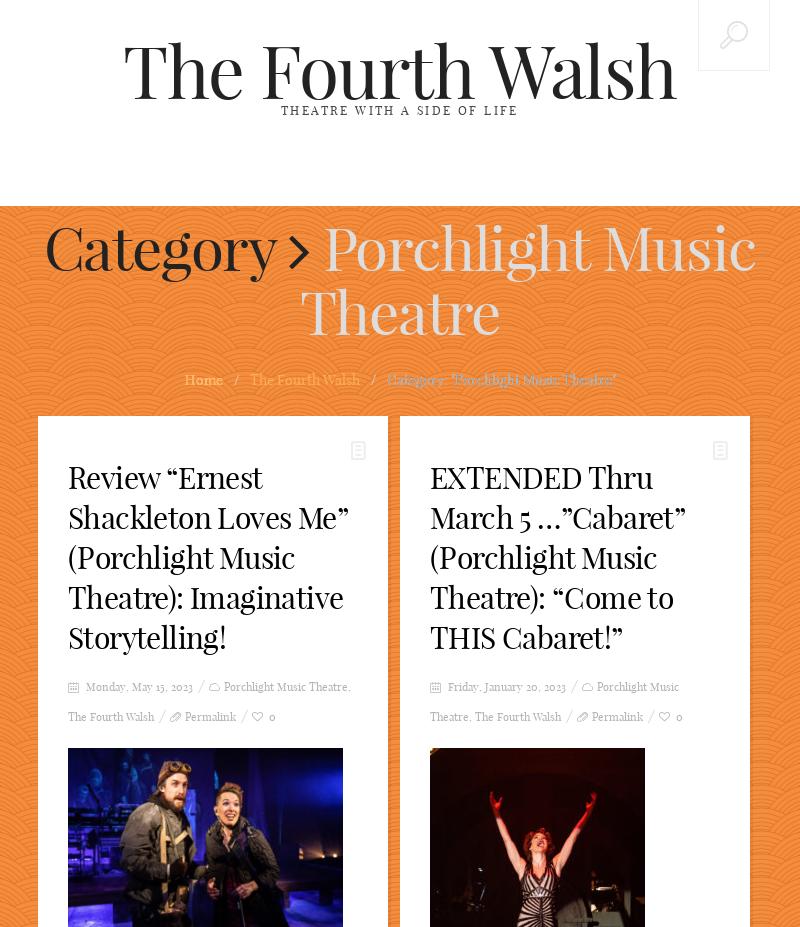 This screenshot has height=927, width=800. Describe the element at coordinates (557, 557) in the screenshot. I see `'EXTENDED Thru March 5 …”Cabaret” (Porchlight Music Theatre): “Come to THIS Cabaret!”'` at that location.